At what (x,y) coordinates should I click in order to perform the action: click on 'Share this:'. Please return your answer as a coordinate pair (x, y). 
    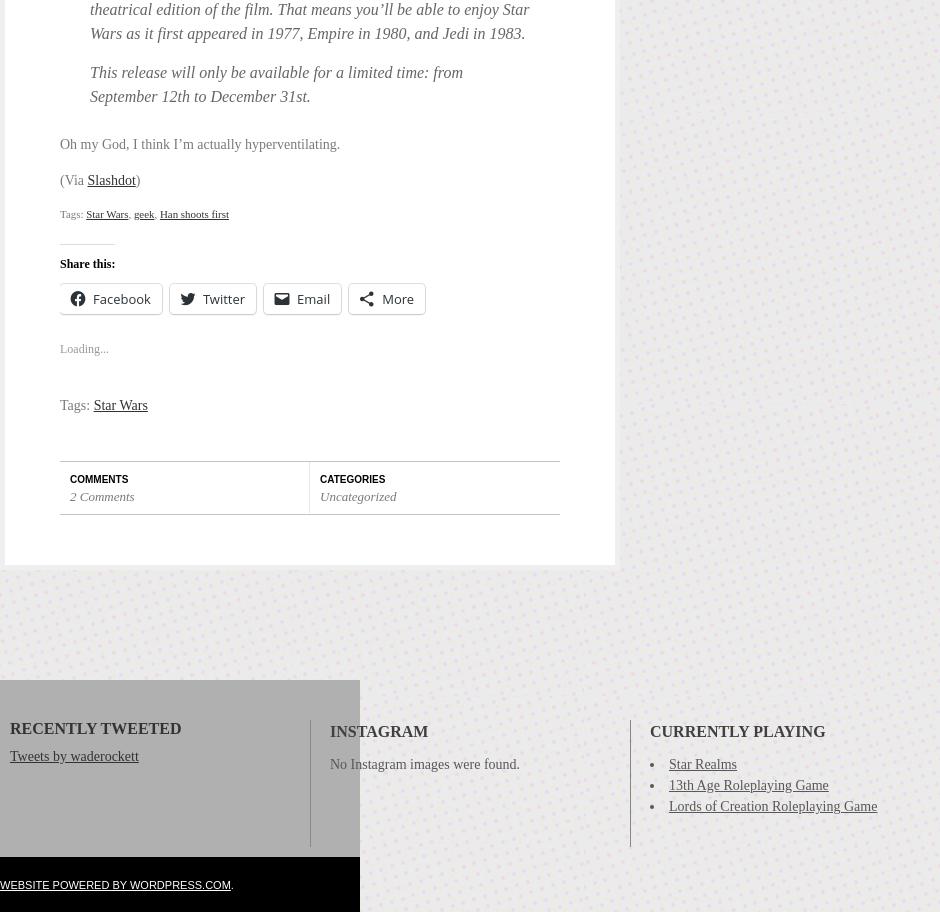
    Looking at the image, I should click on (87, 264).